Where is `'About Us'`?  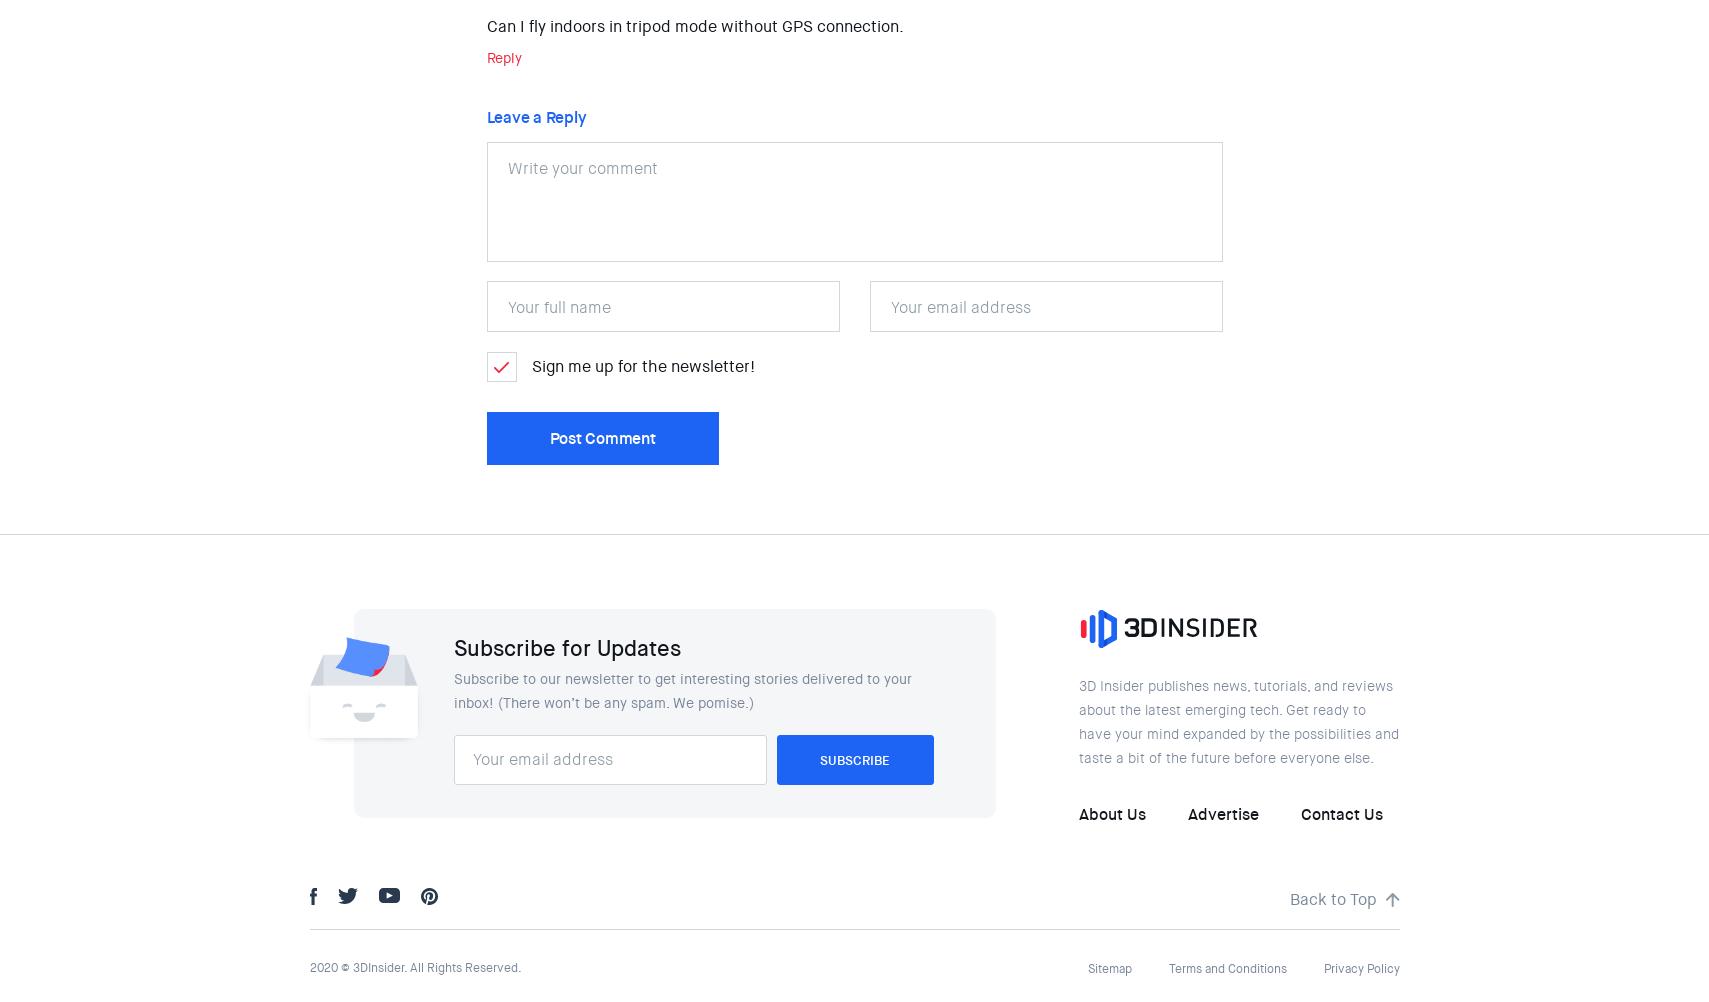
'About Us' is located at coordinates (1111, 813).